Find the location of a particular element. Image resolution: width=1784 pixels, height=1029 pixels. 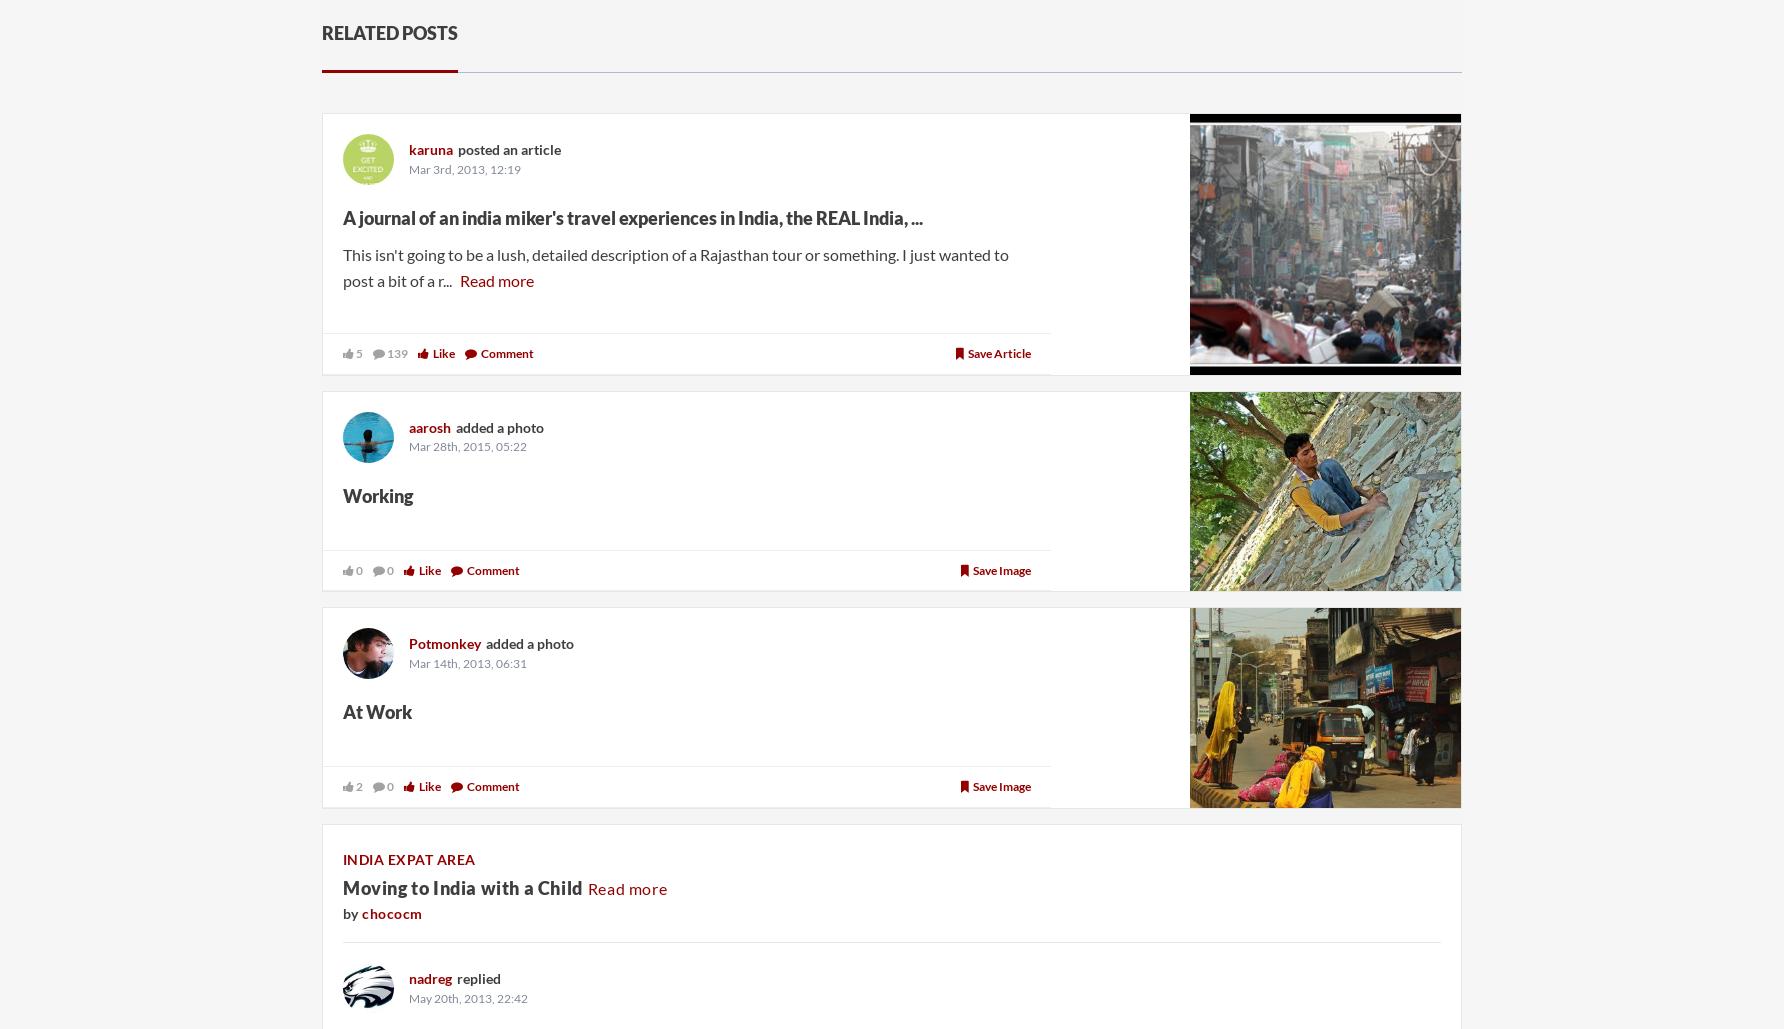

'aarosh' is located at coordinates (428, 425).